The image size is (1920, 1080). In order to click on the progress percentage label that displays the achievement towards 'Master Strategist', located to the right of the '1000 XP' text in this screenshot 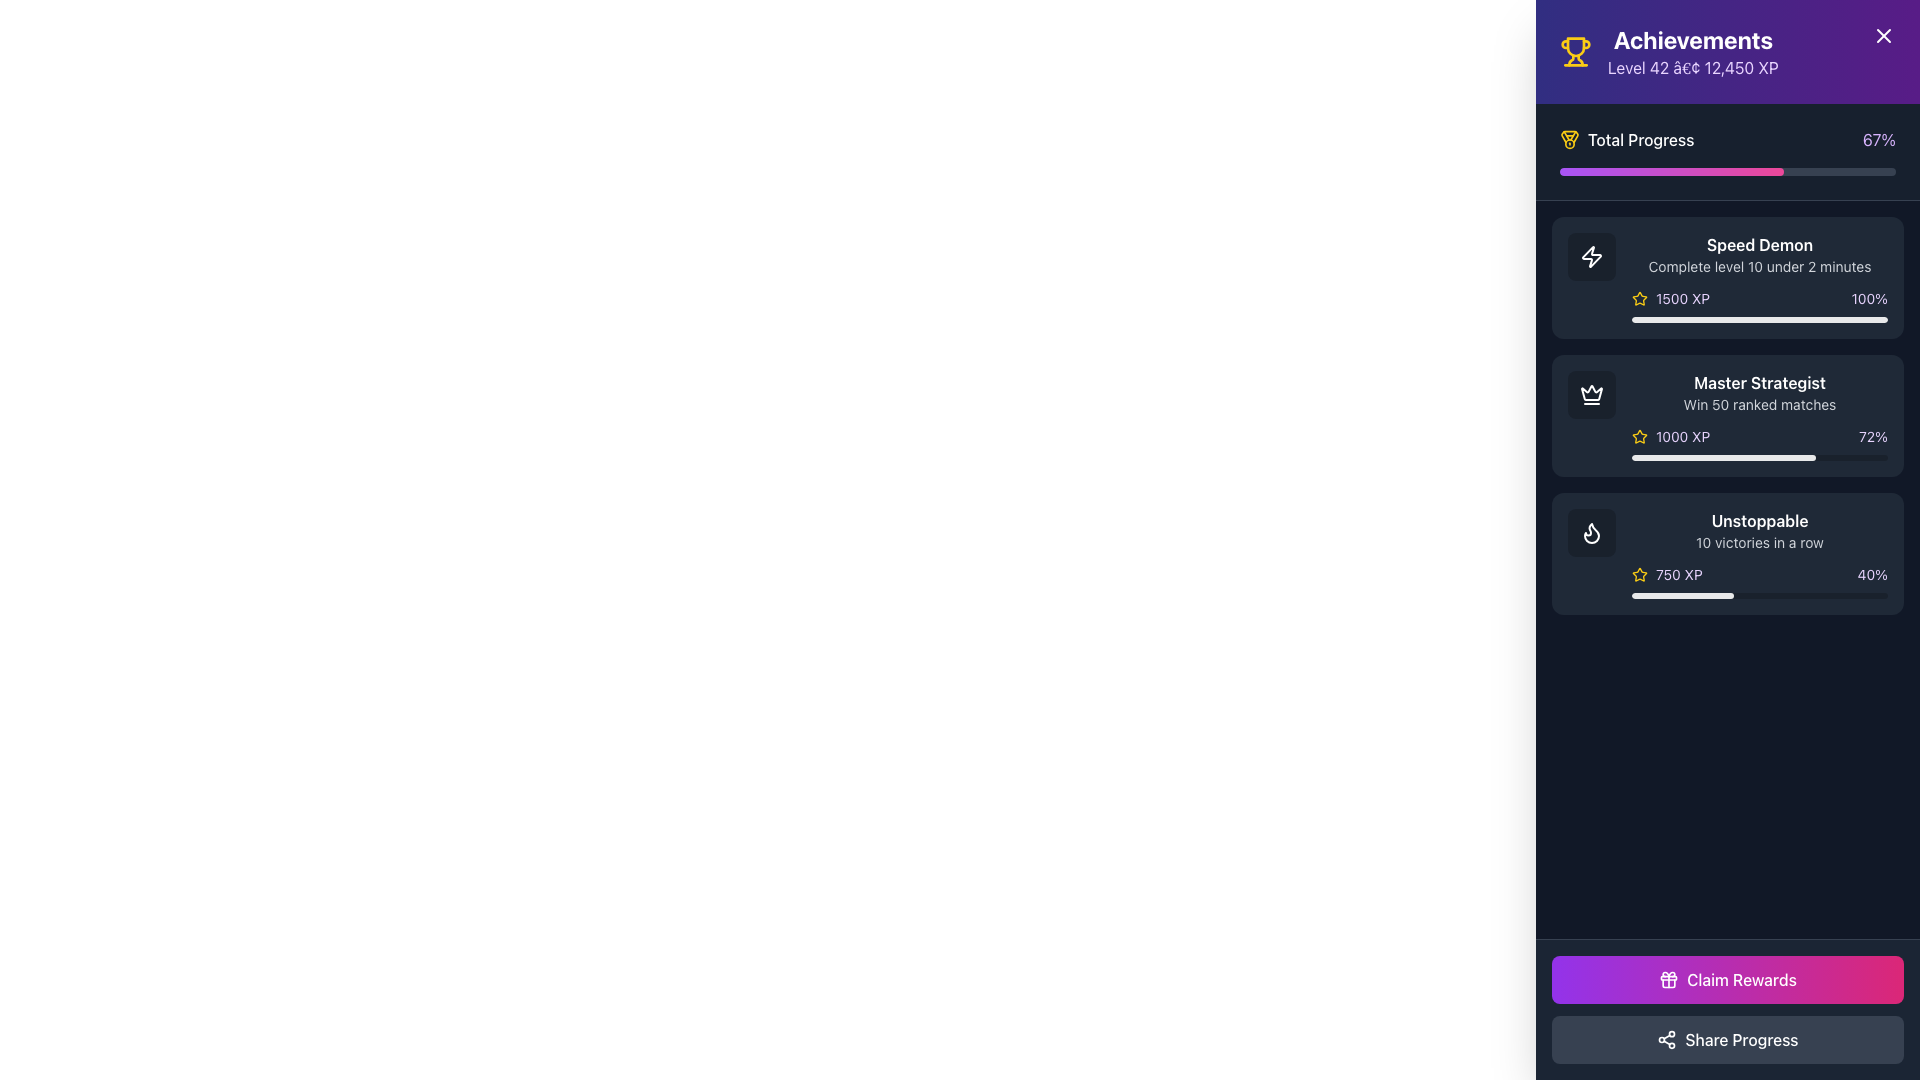, I will do `click(1872, 435)`.